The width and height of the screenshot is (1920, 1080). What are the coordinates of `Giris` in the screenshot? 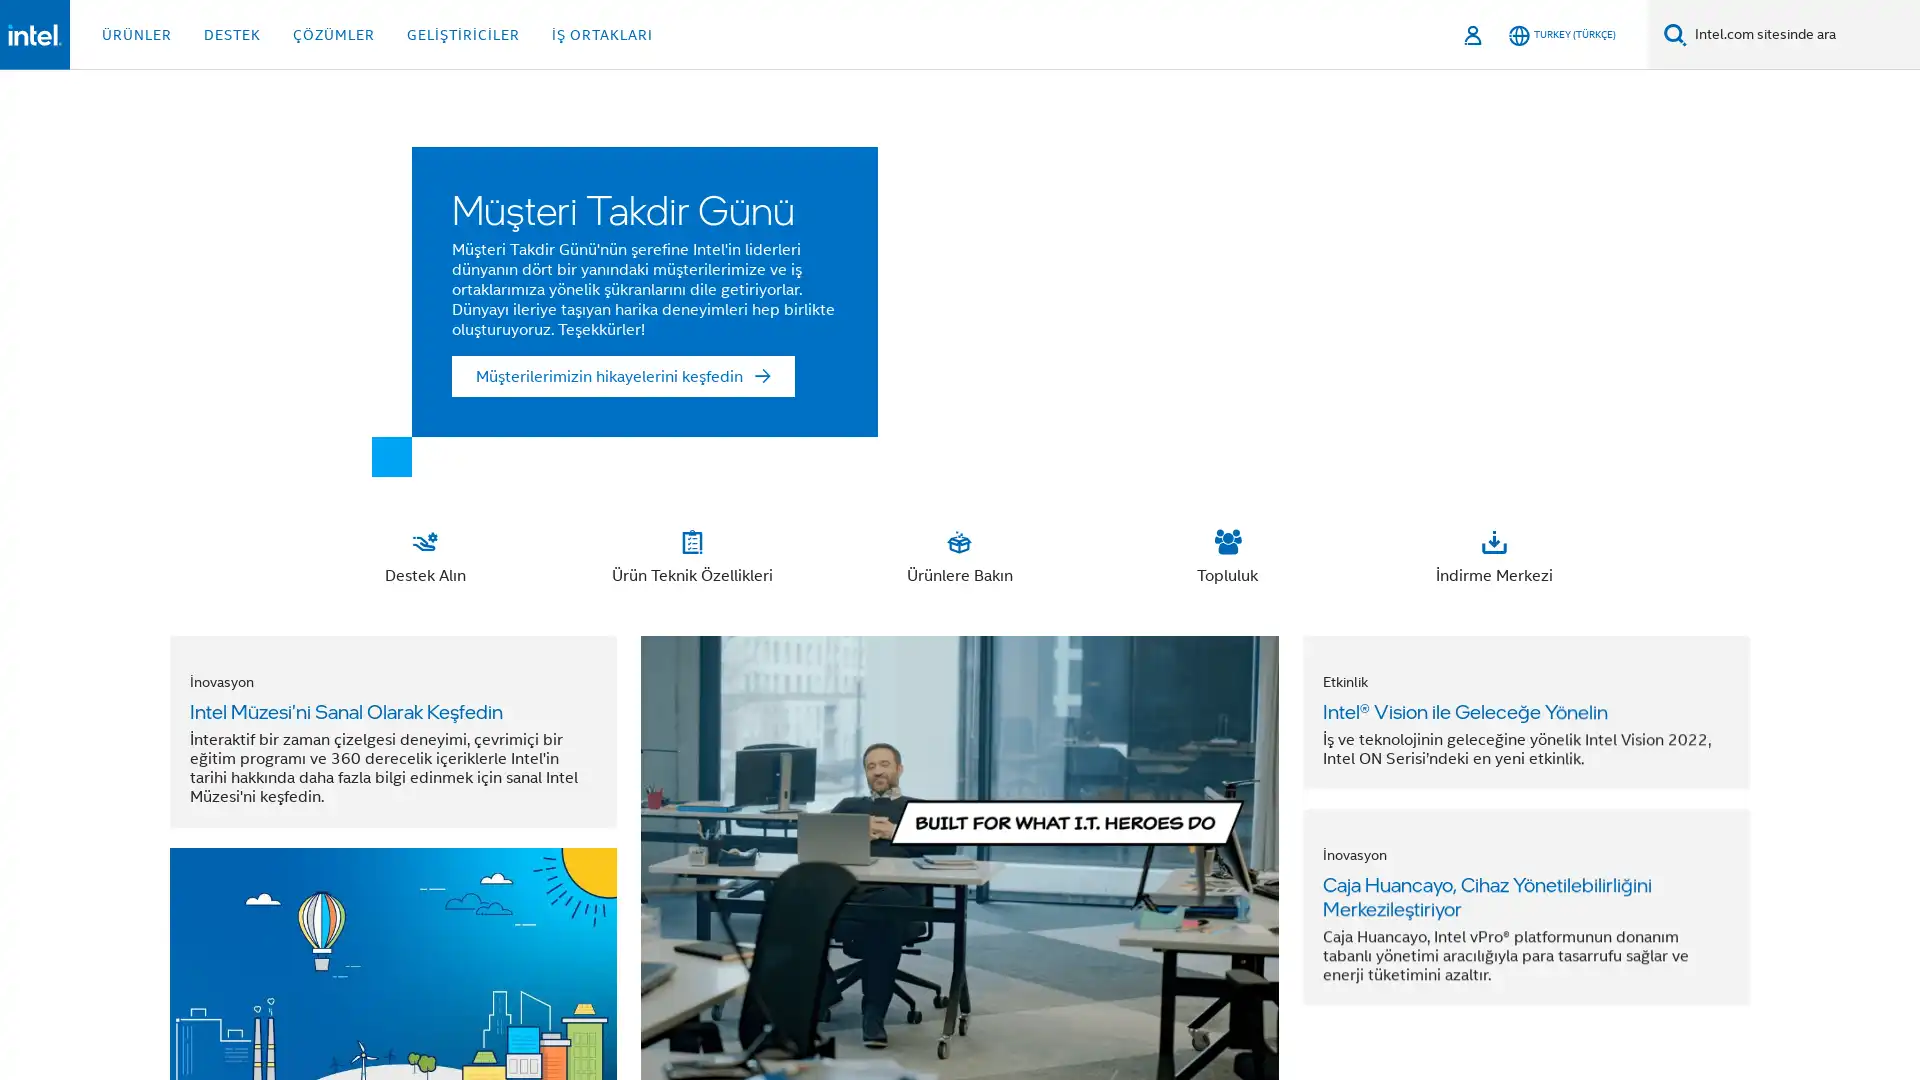 It's located at (1474, 34).